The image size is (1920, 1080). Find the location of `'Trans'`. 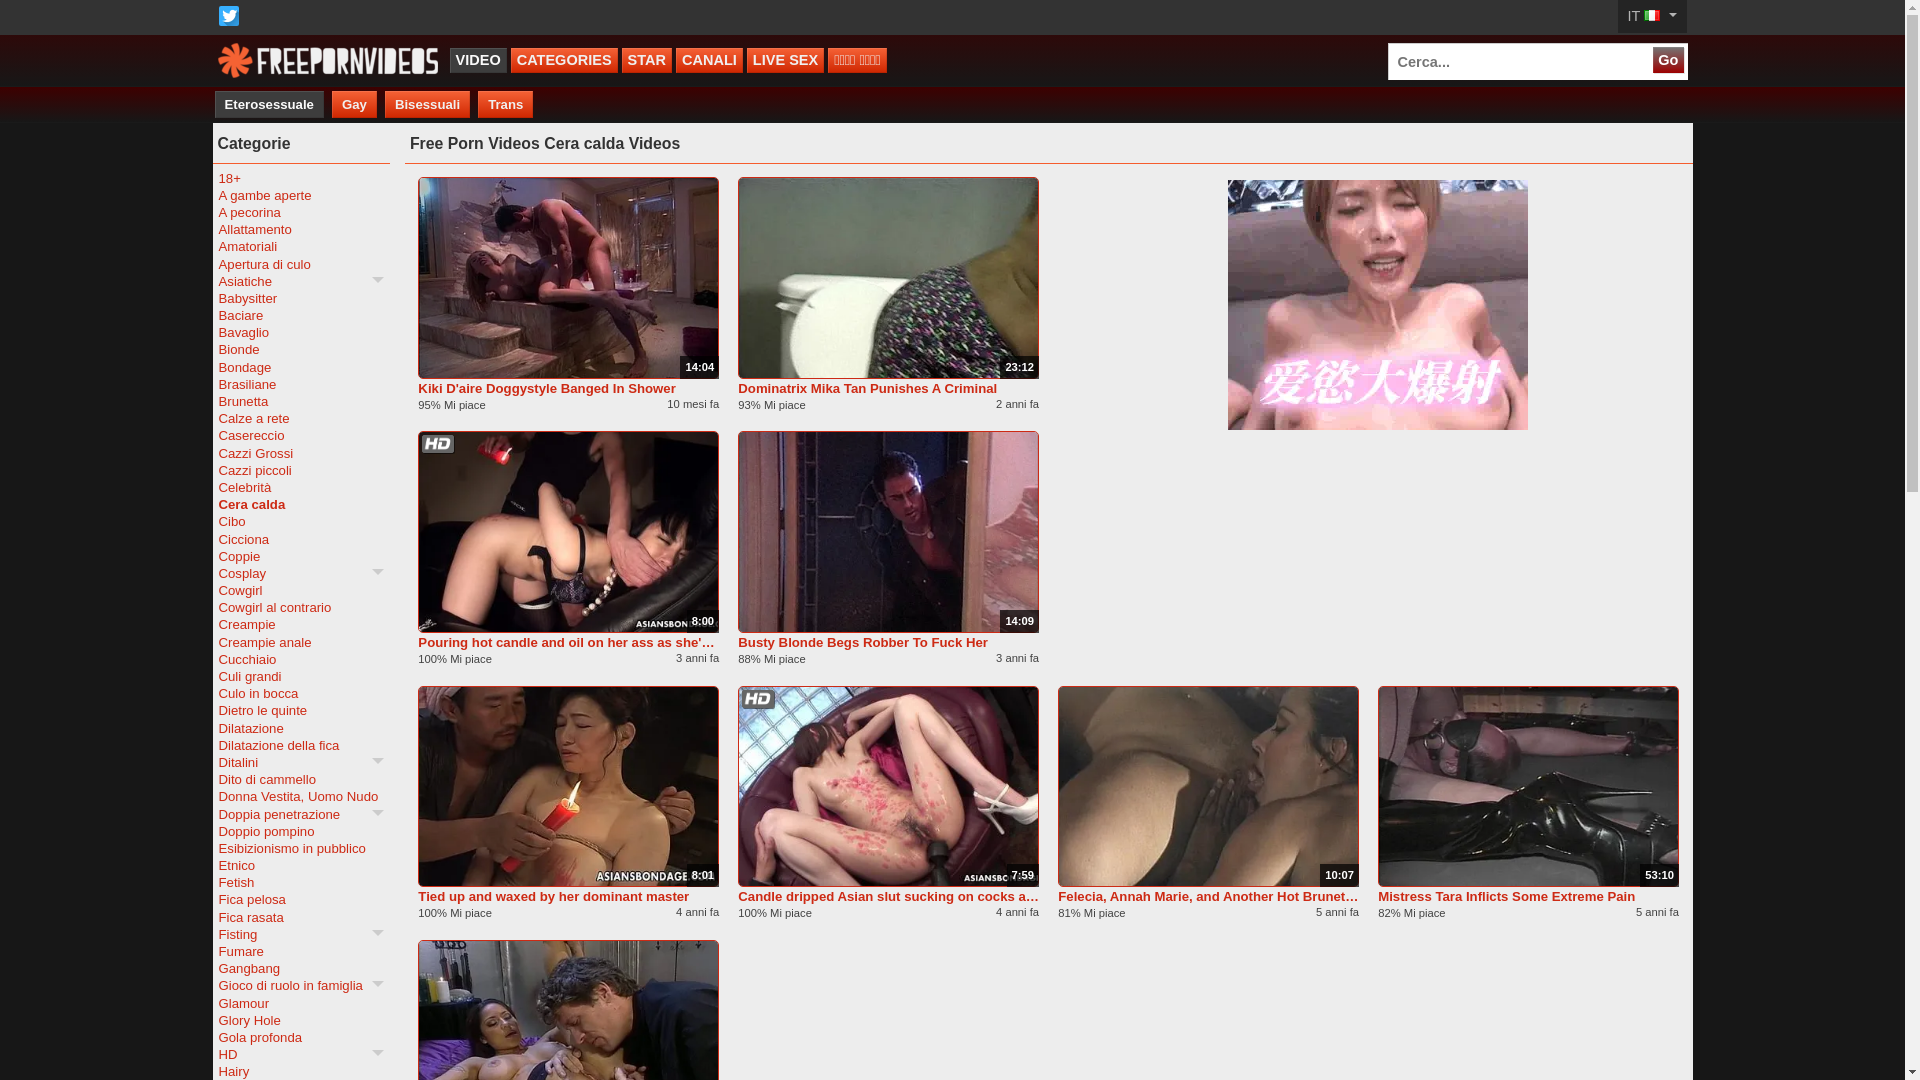

'Trans' is located at coordinates (505, 104).